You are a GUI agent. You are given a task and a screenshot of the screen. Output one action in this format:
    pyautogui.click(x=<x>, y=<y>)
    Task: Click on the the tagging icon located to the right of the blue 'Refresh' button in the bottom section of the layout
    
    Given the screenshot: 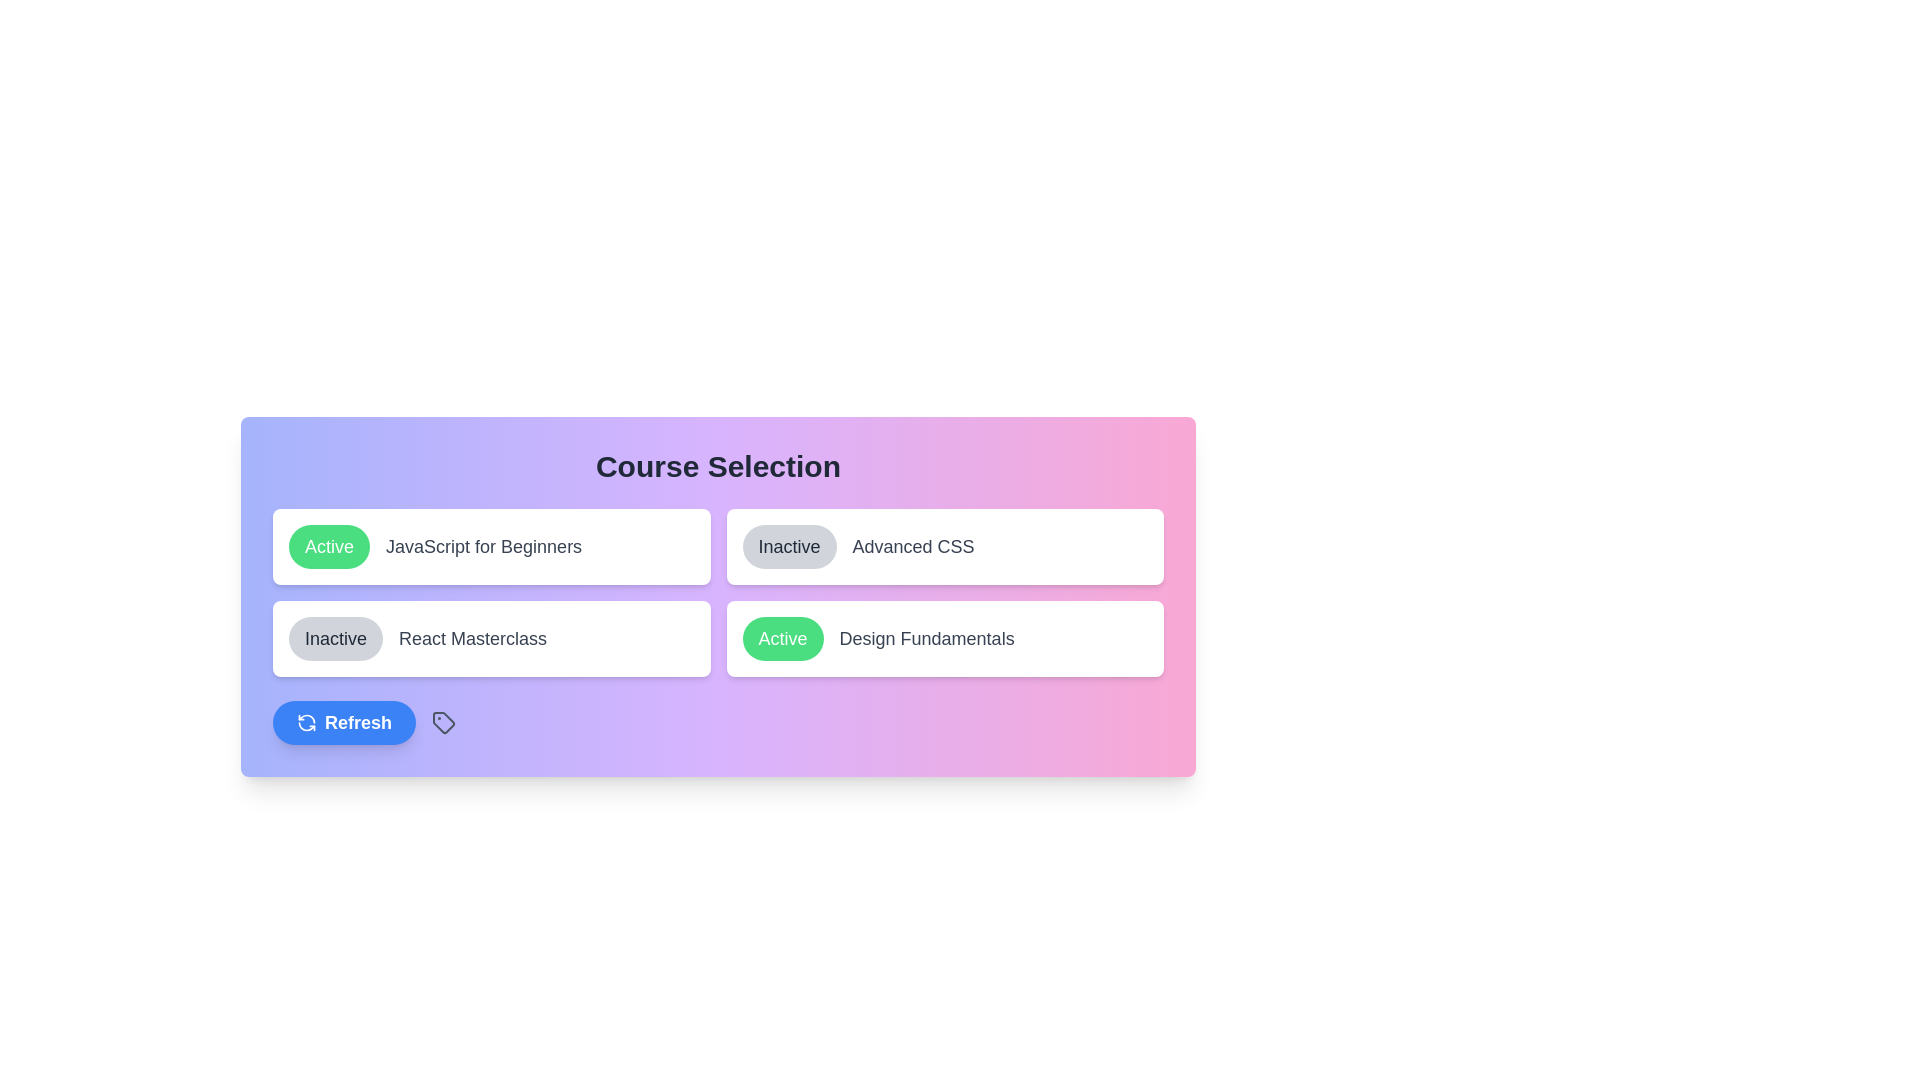 What is the action you would take?
    pyautogui.click(x=443, y=722)
    